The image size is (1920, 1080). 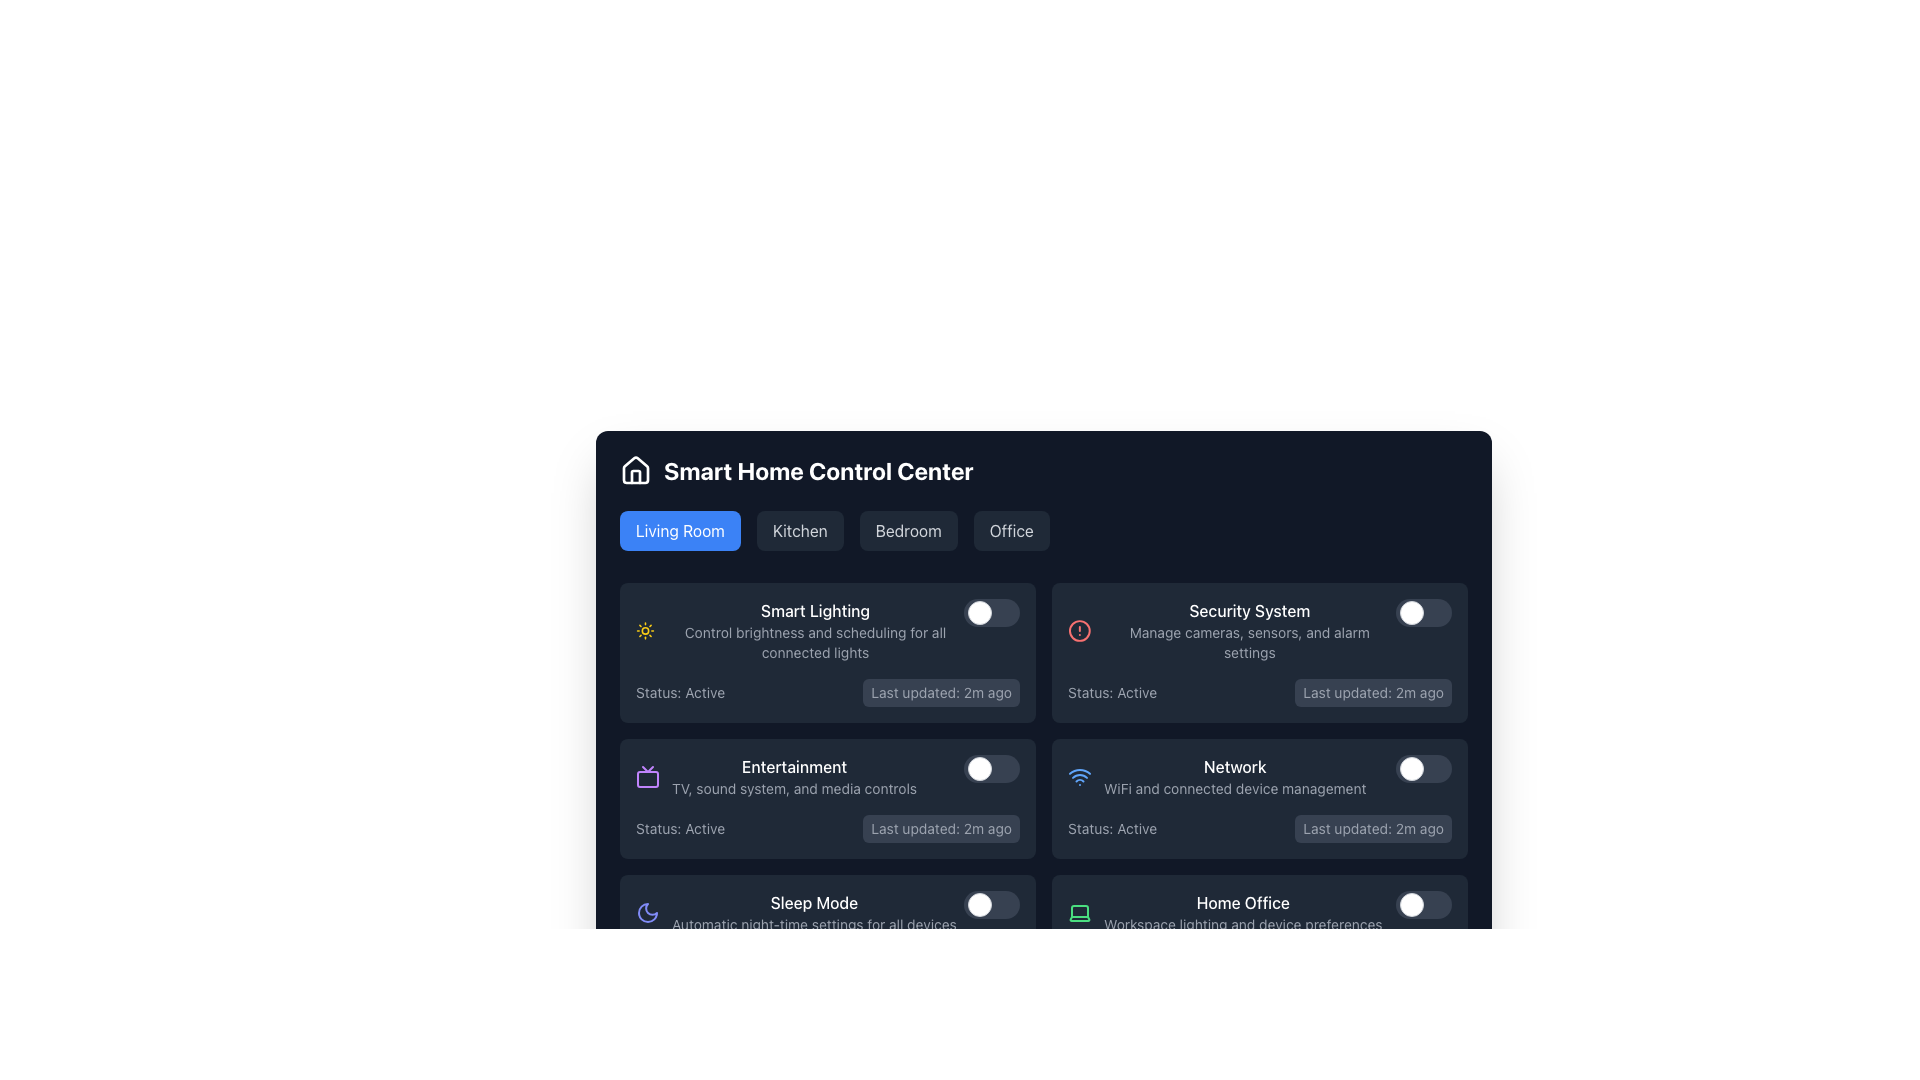 I want to click on the laptop icon located in the 'Home Office' section, which is a minimal green representation with a rectangular shape and rounded corners, so click(x=1079, y=913).